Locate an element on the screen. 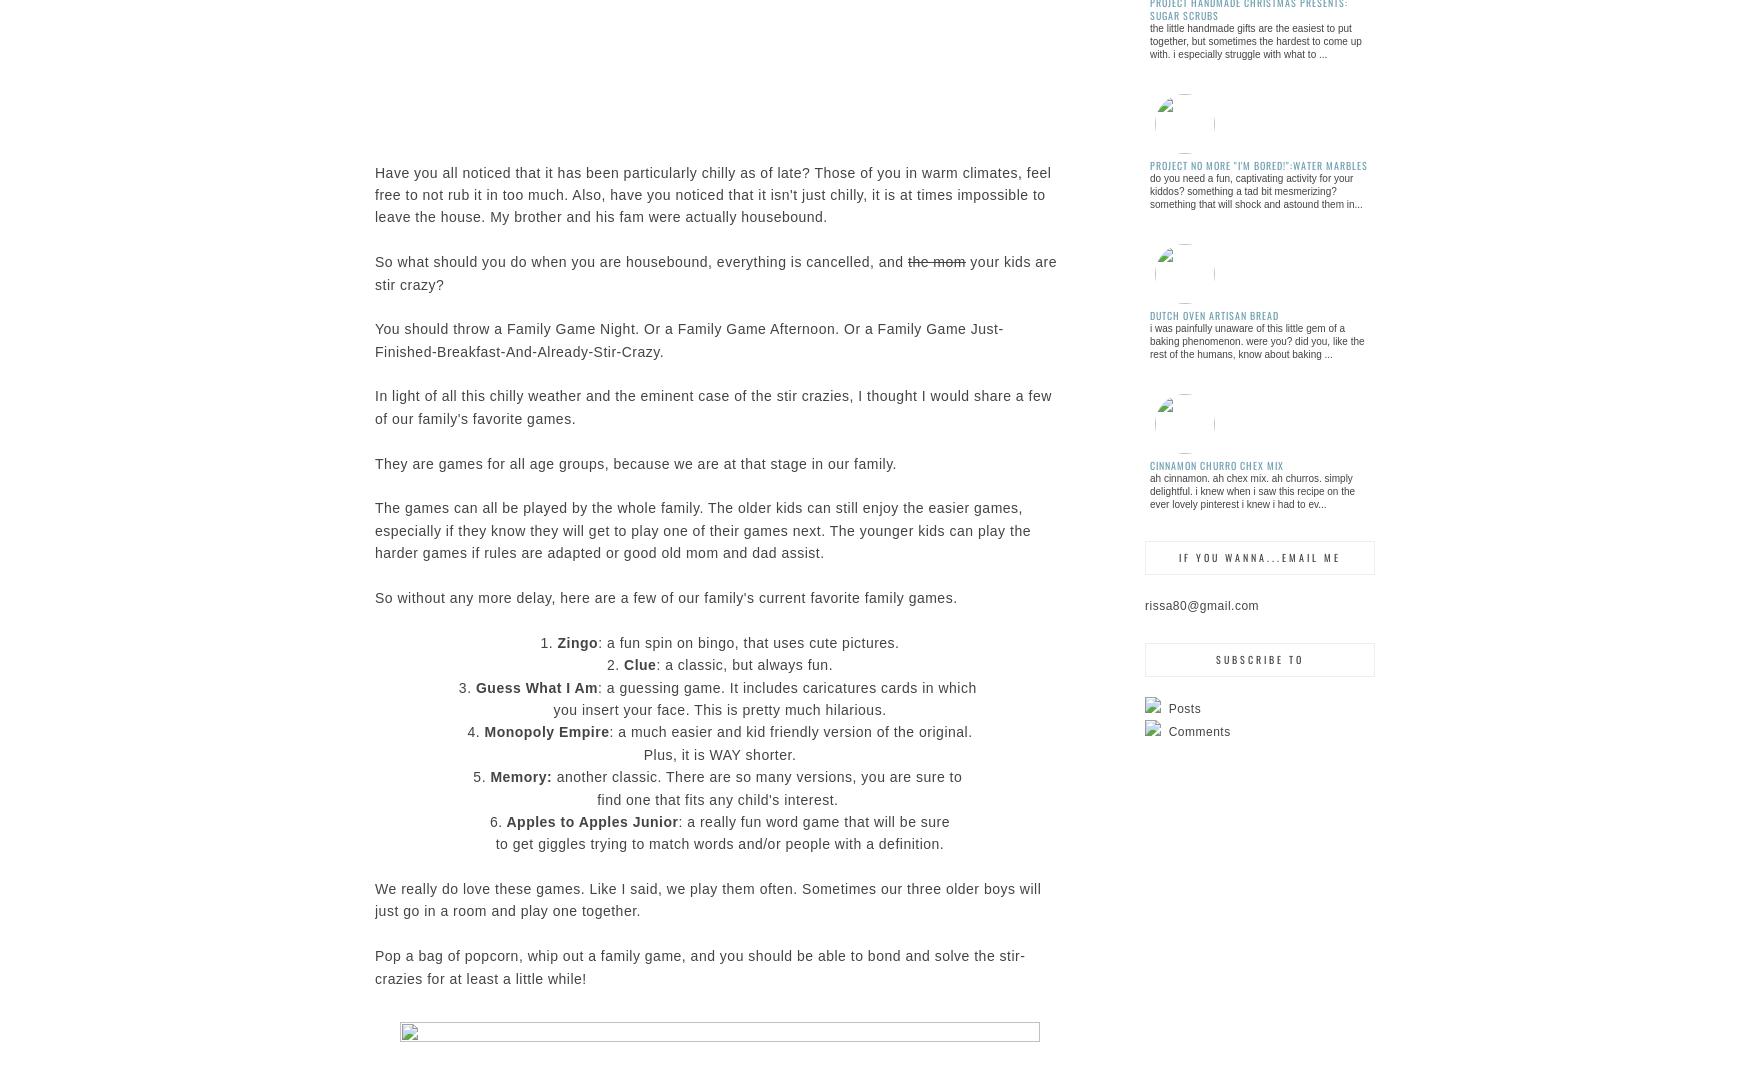  'the mom' is located at coordinates (935, 261).